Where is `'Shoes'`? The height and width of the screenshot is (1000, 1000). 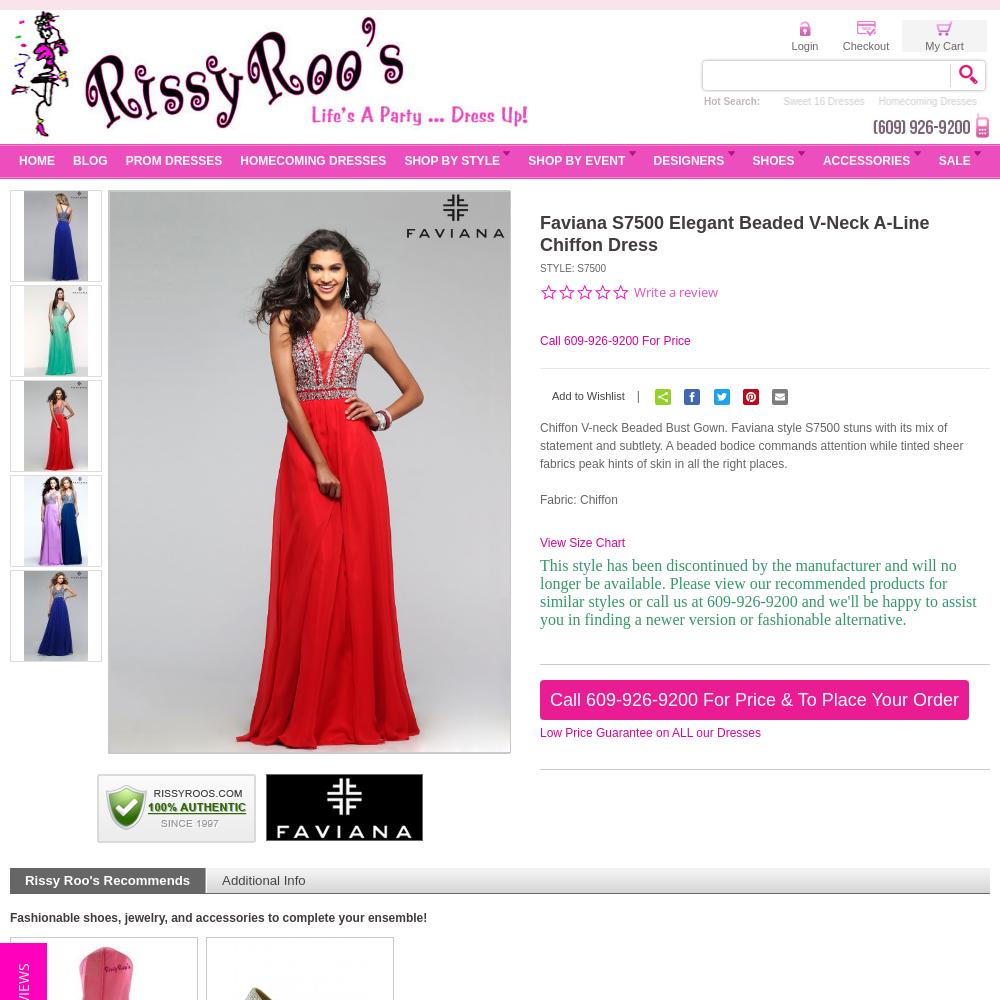 'Shoes' is located at coordinates (774, 161).